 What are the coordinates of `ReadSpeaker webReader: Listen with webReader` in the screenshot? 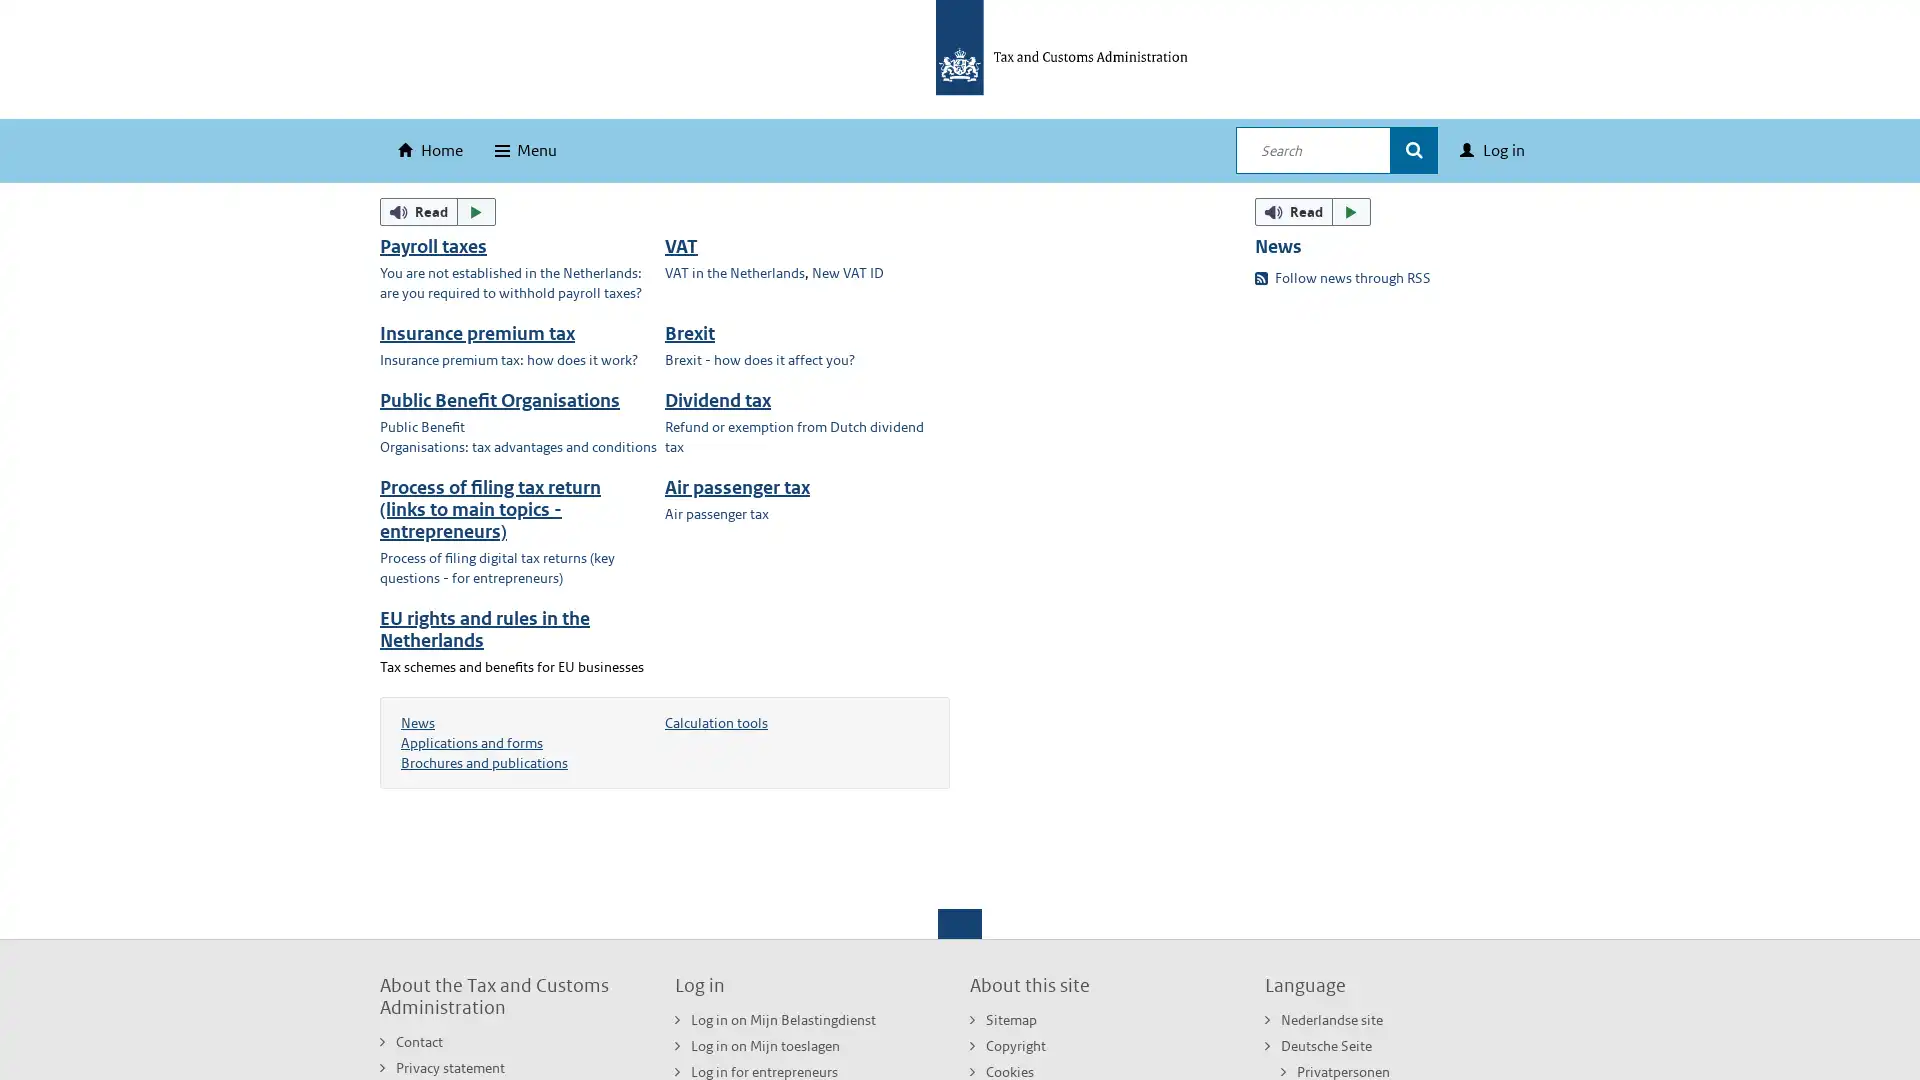 It's located at (1313, 212).